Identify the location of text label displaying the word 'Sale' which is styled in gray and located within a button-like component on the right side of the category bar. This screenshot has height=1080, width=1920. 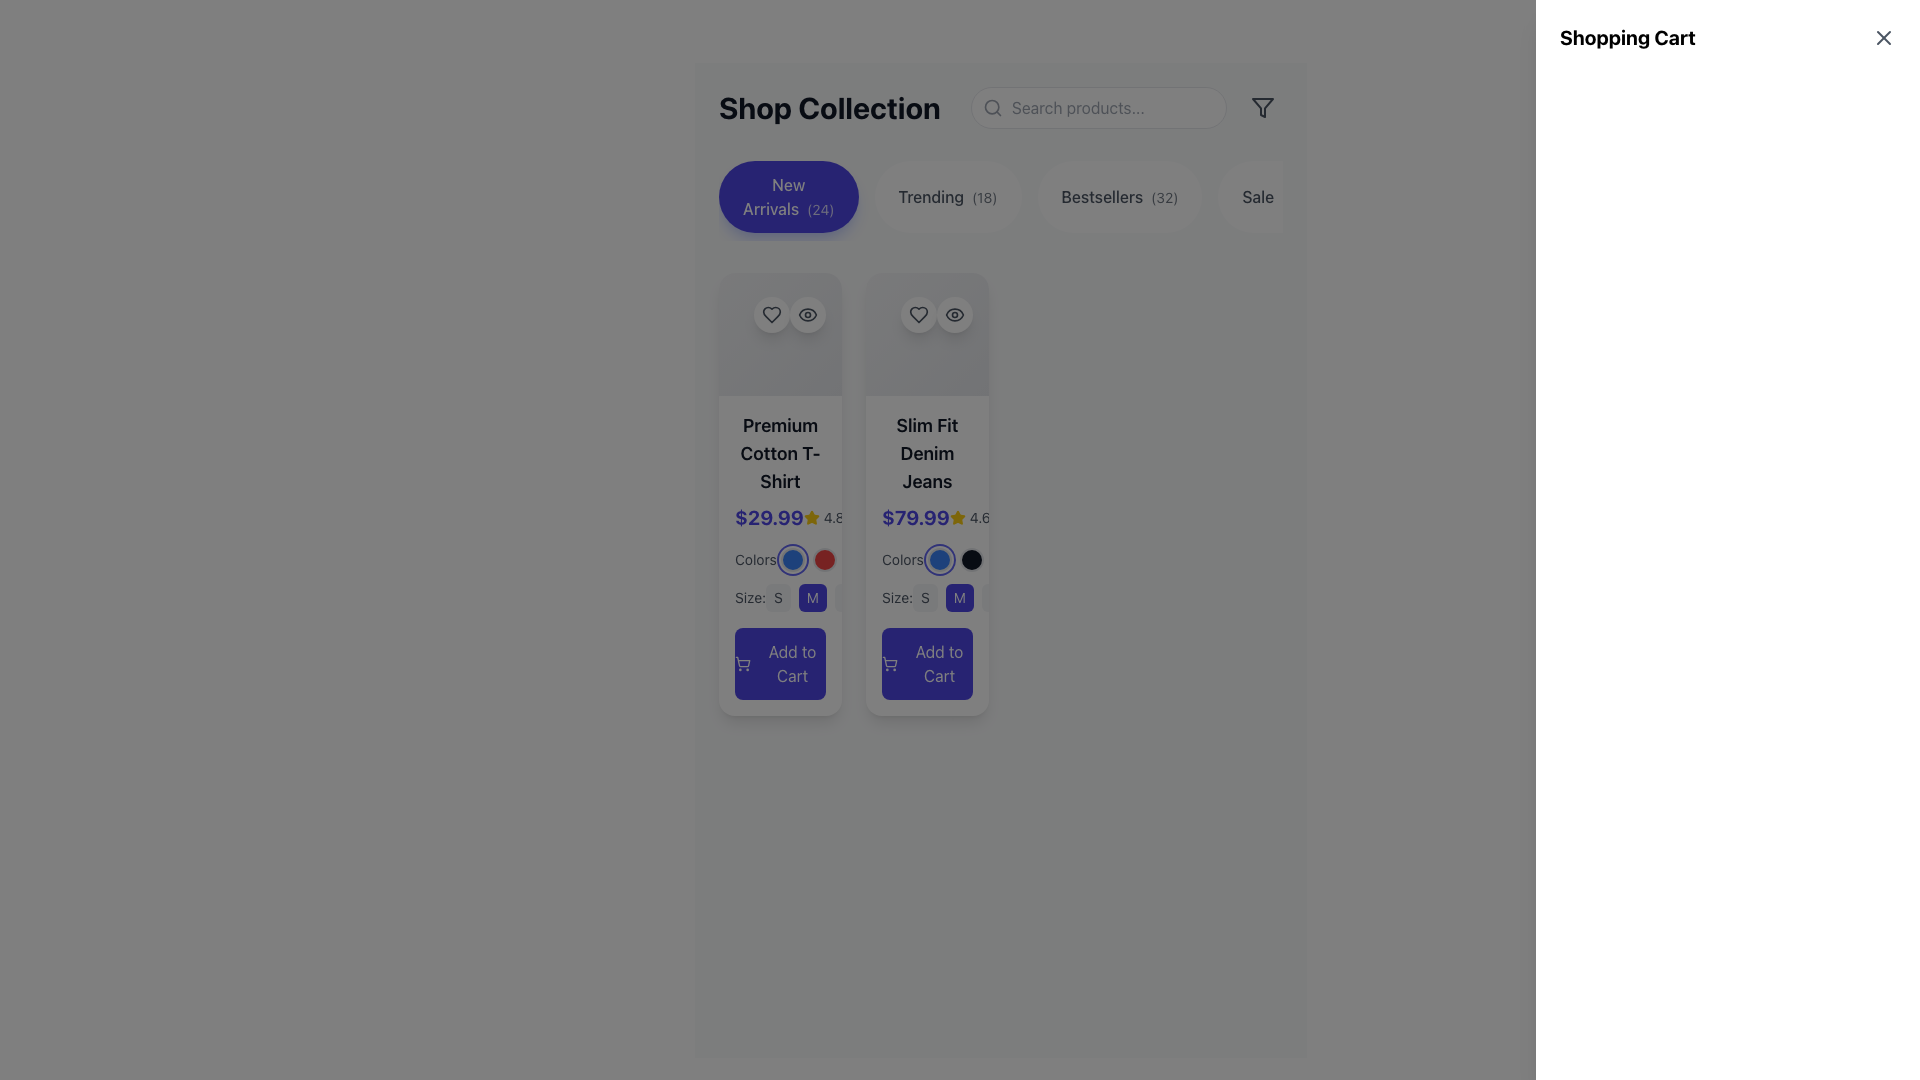
(1257, 196).